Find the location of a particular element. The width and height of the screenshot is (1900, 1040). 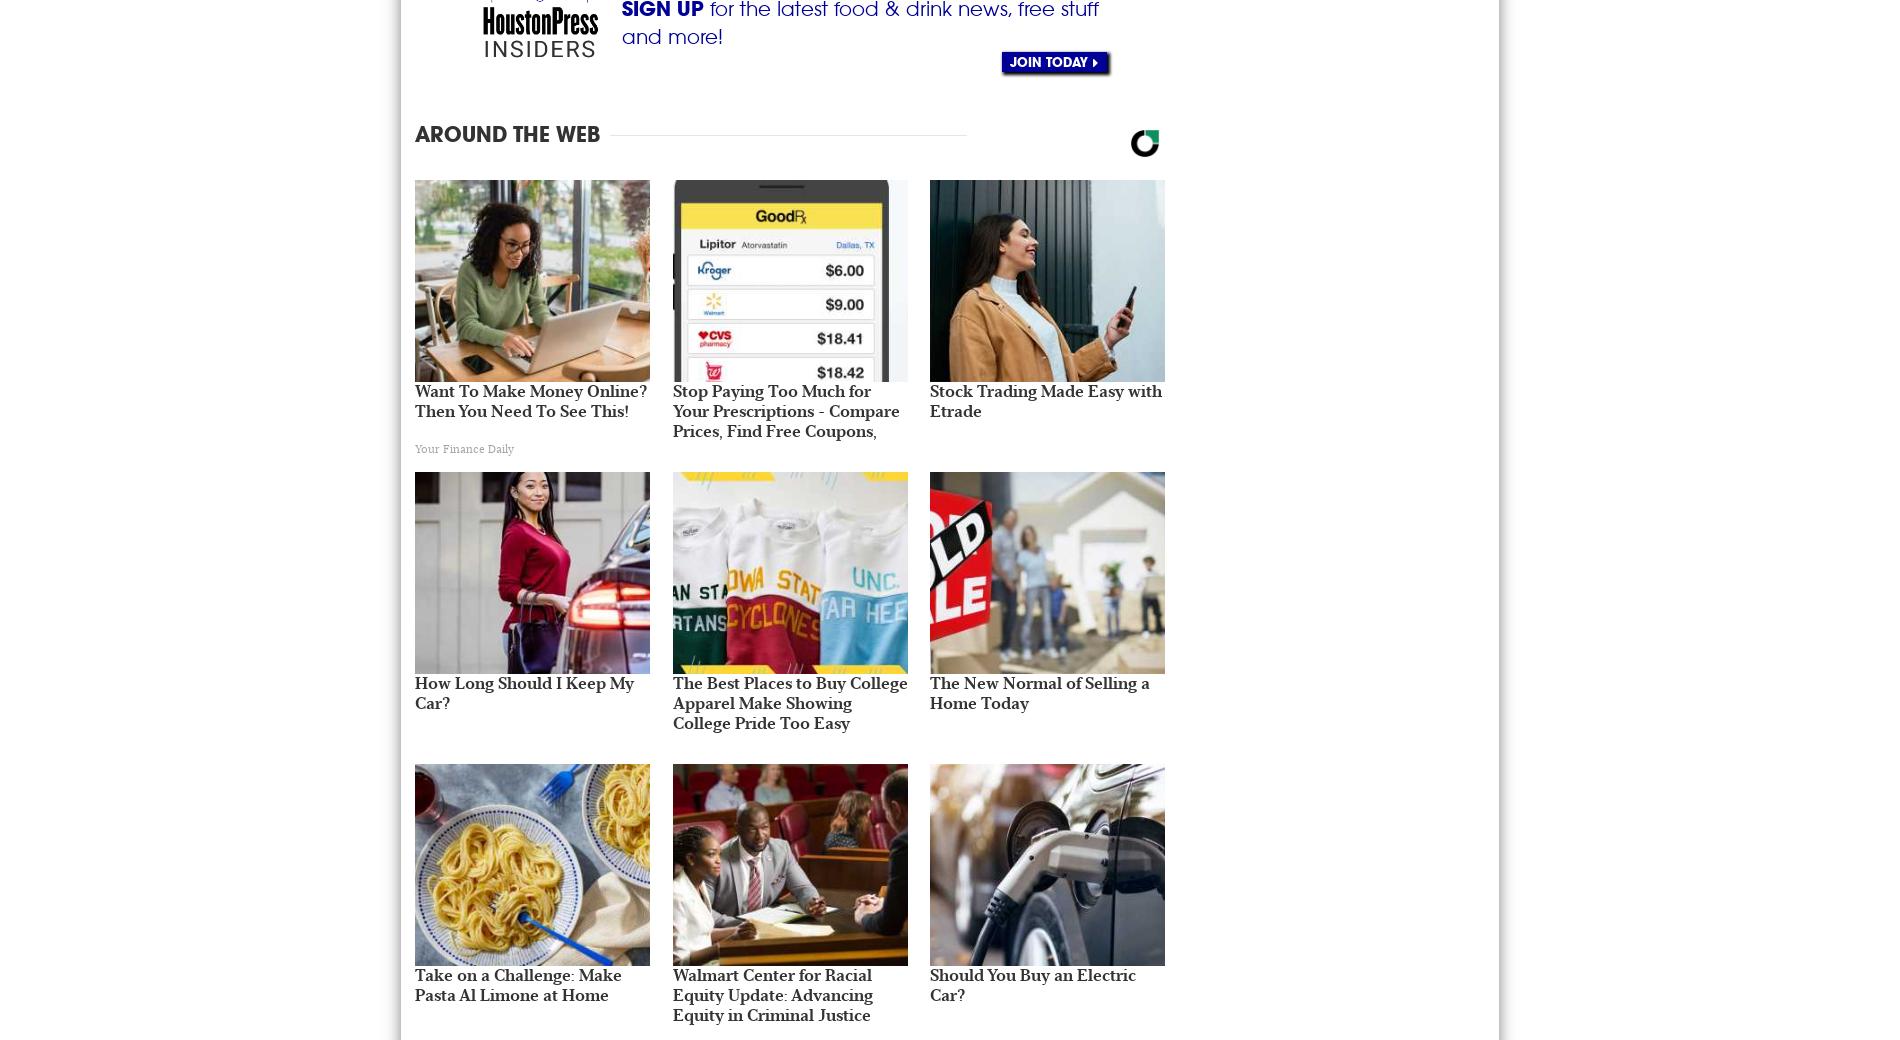

'Around the Web' is located at coordinates (507, 133).